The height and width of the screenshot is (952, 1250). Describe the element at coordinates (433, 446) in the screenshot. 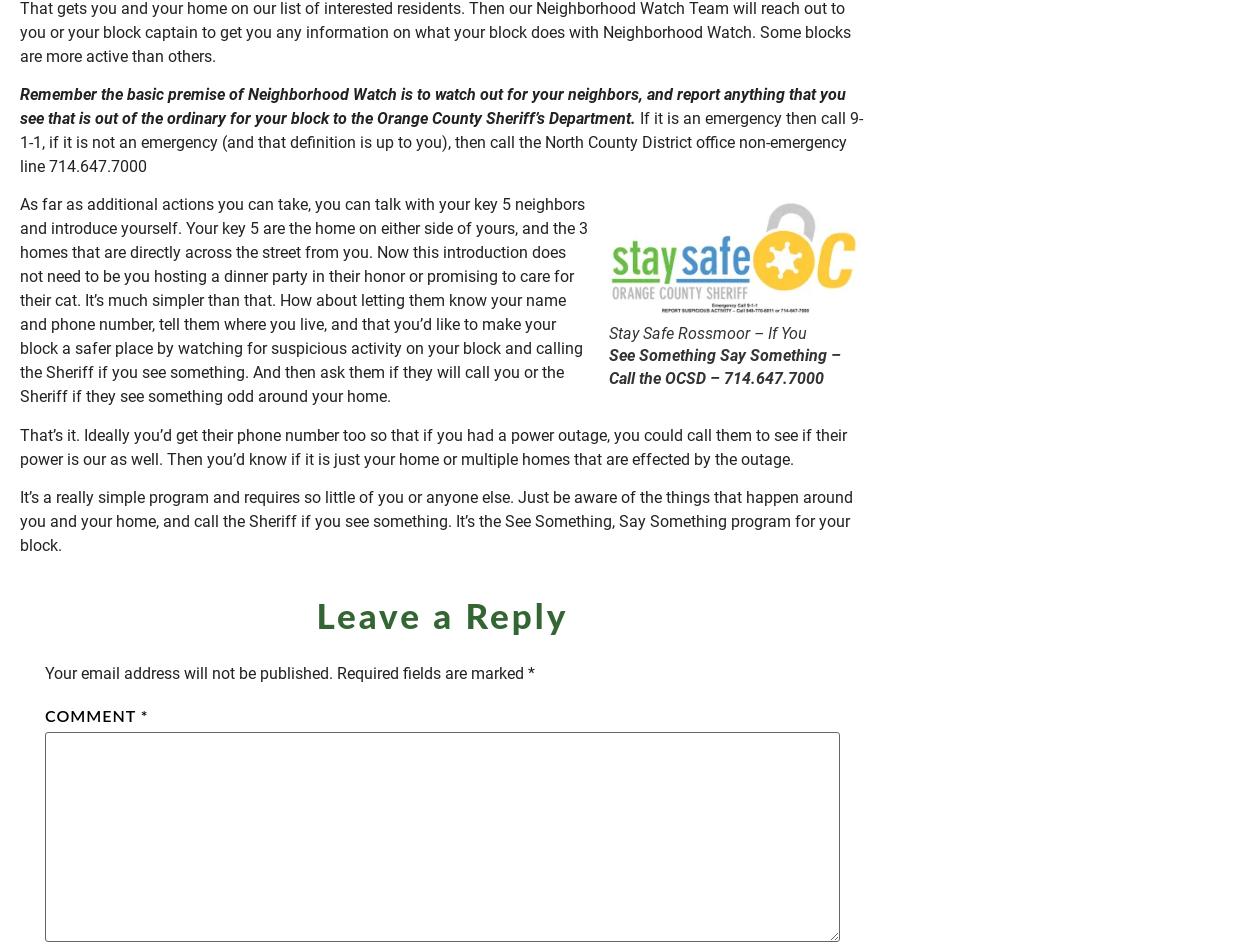

I see `'That’s it. Ideally you’d get their phone number too so that if you had a  power outage, you could call them to see if their power is our as well. Then you’d know if it is just your home or multiple homes that are effected by the outage.'` at that location.